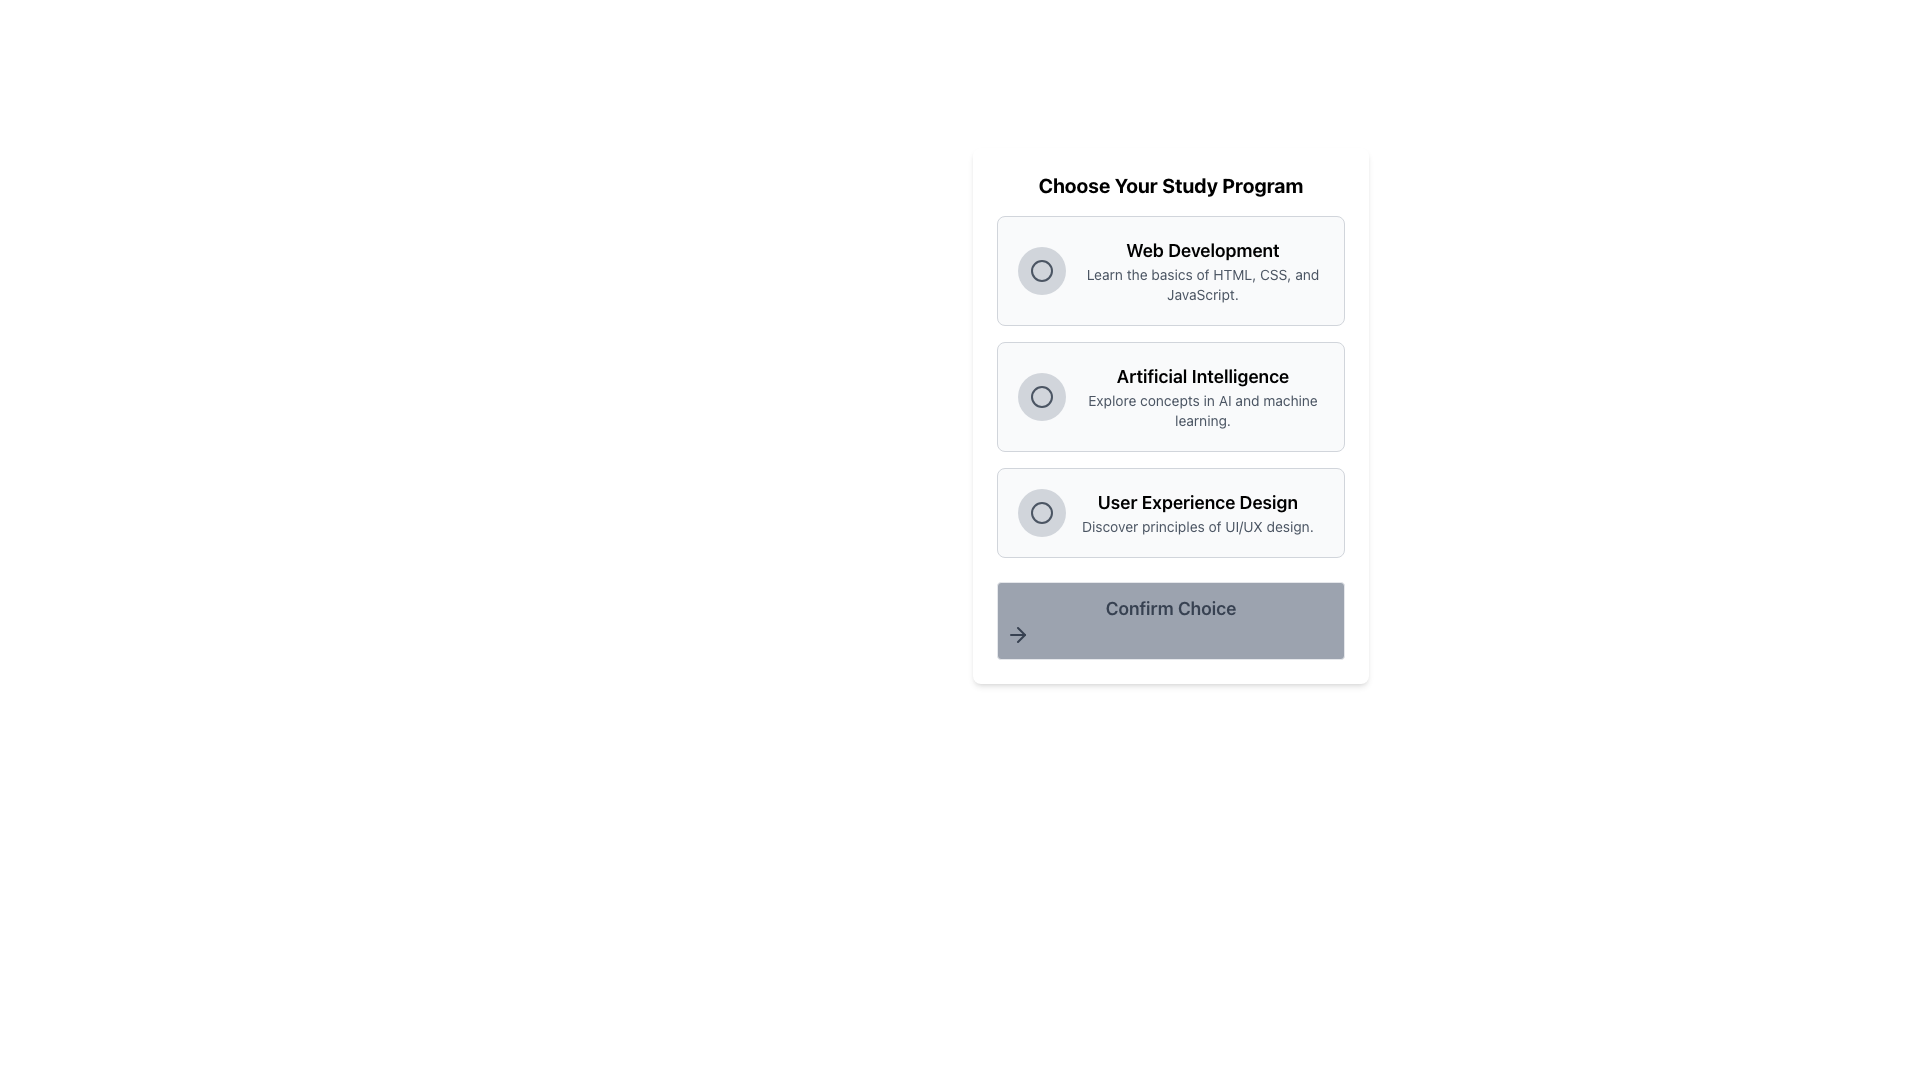 This screenshot has width=1920, height=1080. Describe the element at coordinates (1040, 397) in the screenshot. I see `the circular outline radio button icon with a gray stroke located to the left of the 'Artificial Intelligence' option label` at that location.